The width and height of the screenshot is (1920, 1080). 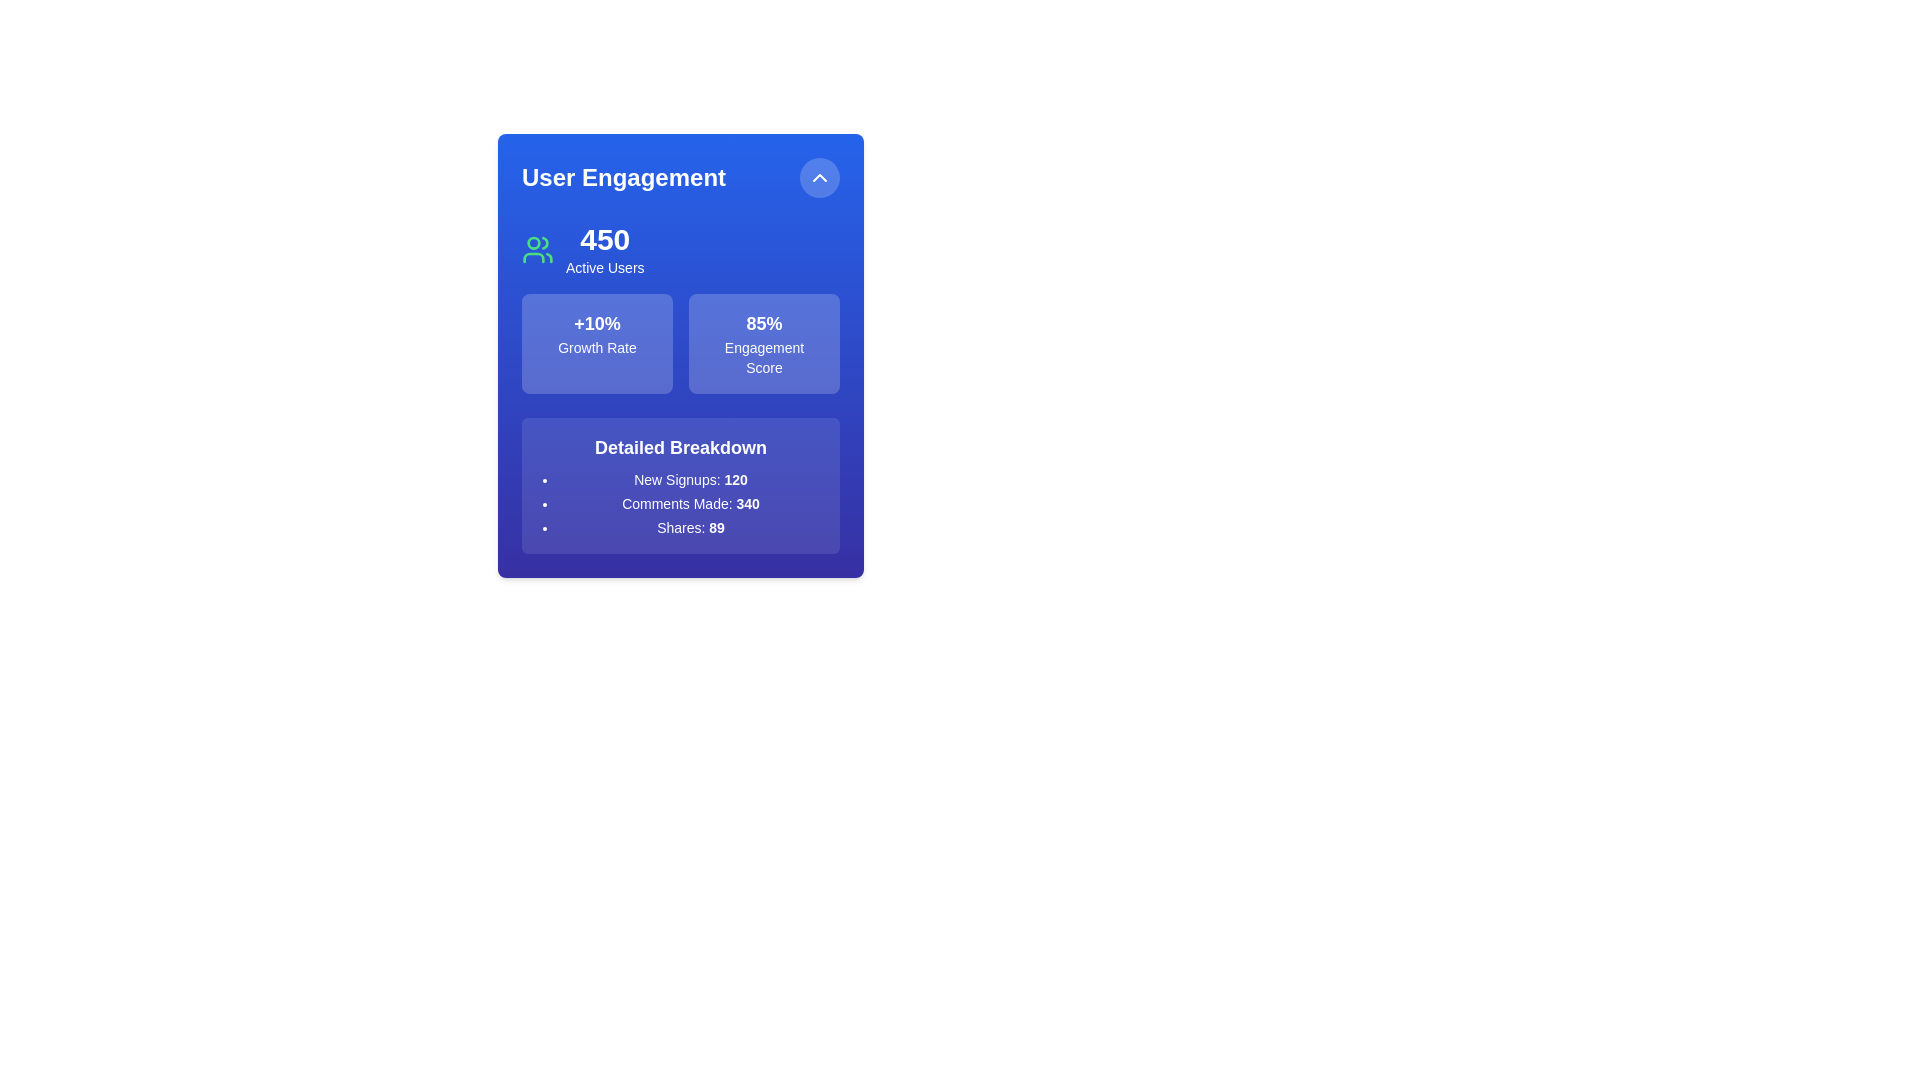 What do you see at coordinates (820, 176) in the screenshot?
I see `the Interactive button with a chevron icon located at the top-right corner of the 'User Engagement' card for keyboard interaction` at bounding box center [820, 176].